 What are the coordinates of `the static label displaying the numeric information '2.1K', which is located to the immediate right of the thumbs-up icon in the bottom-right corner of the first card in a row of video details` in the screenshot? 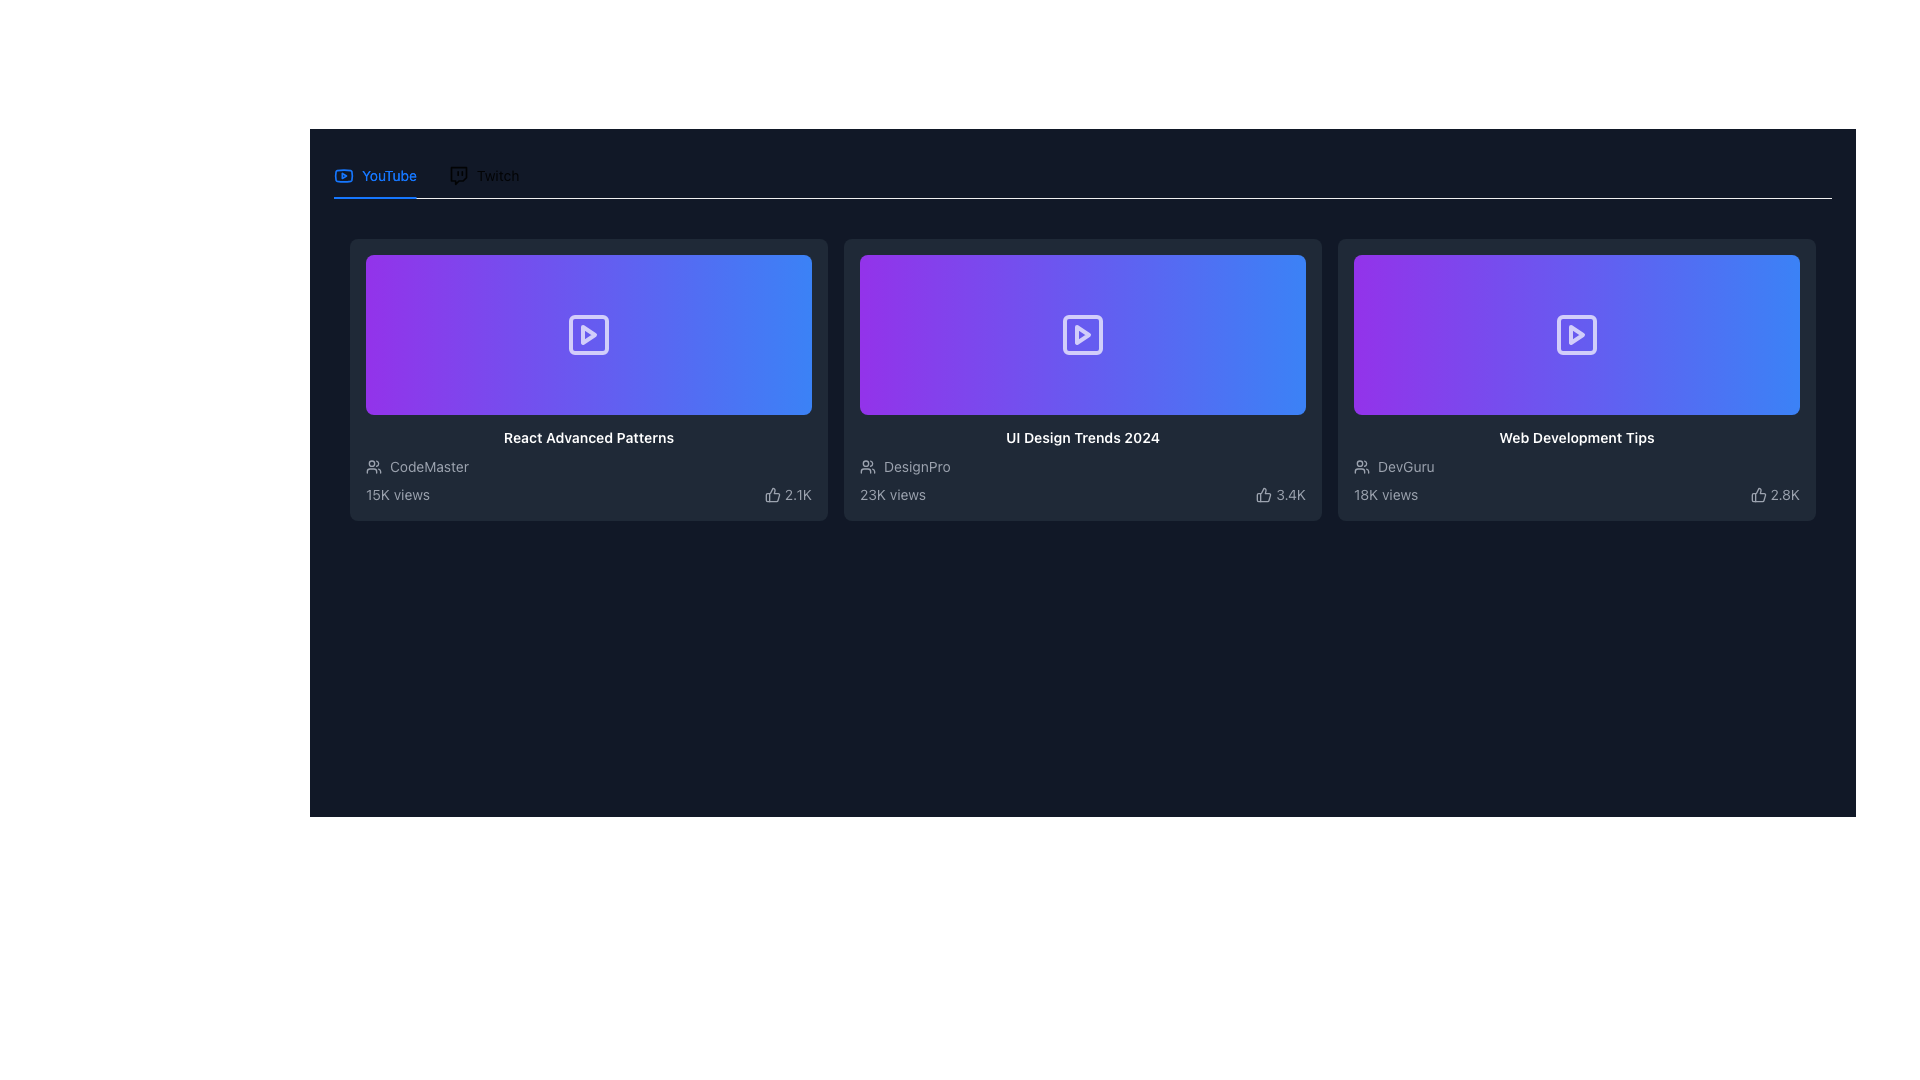 It's located at (797, 494).